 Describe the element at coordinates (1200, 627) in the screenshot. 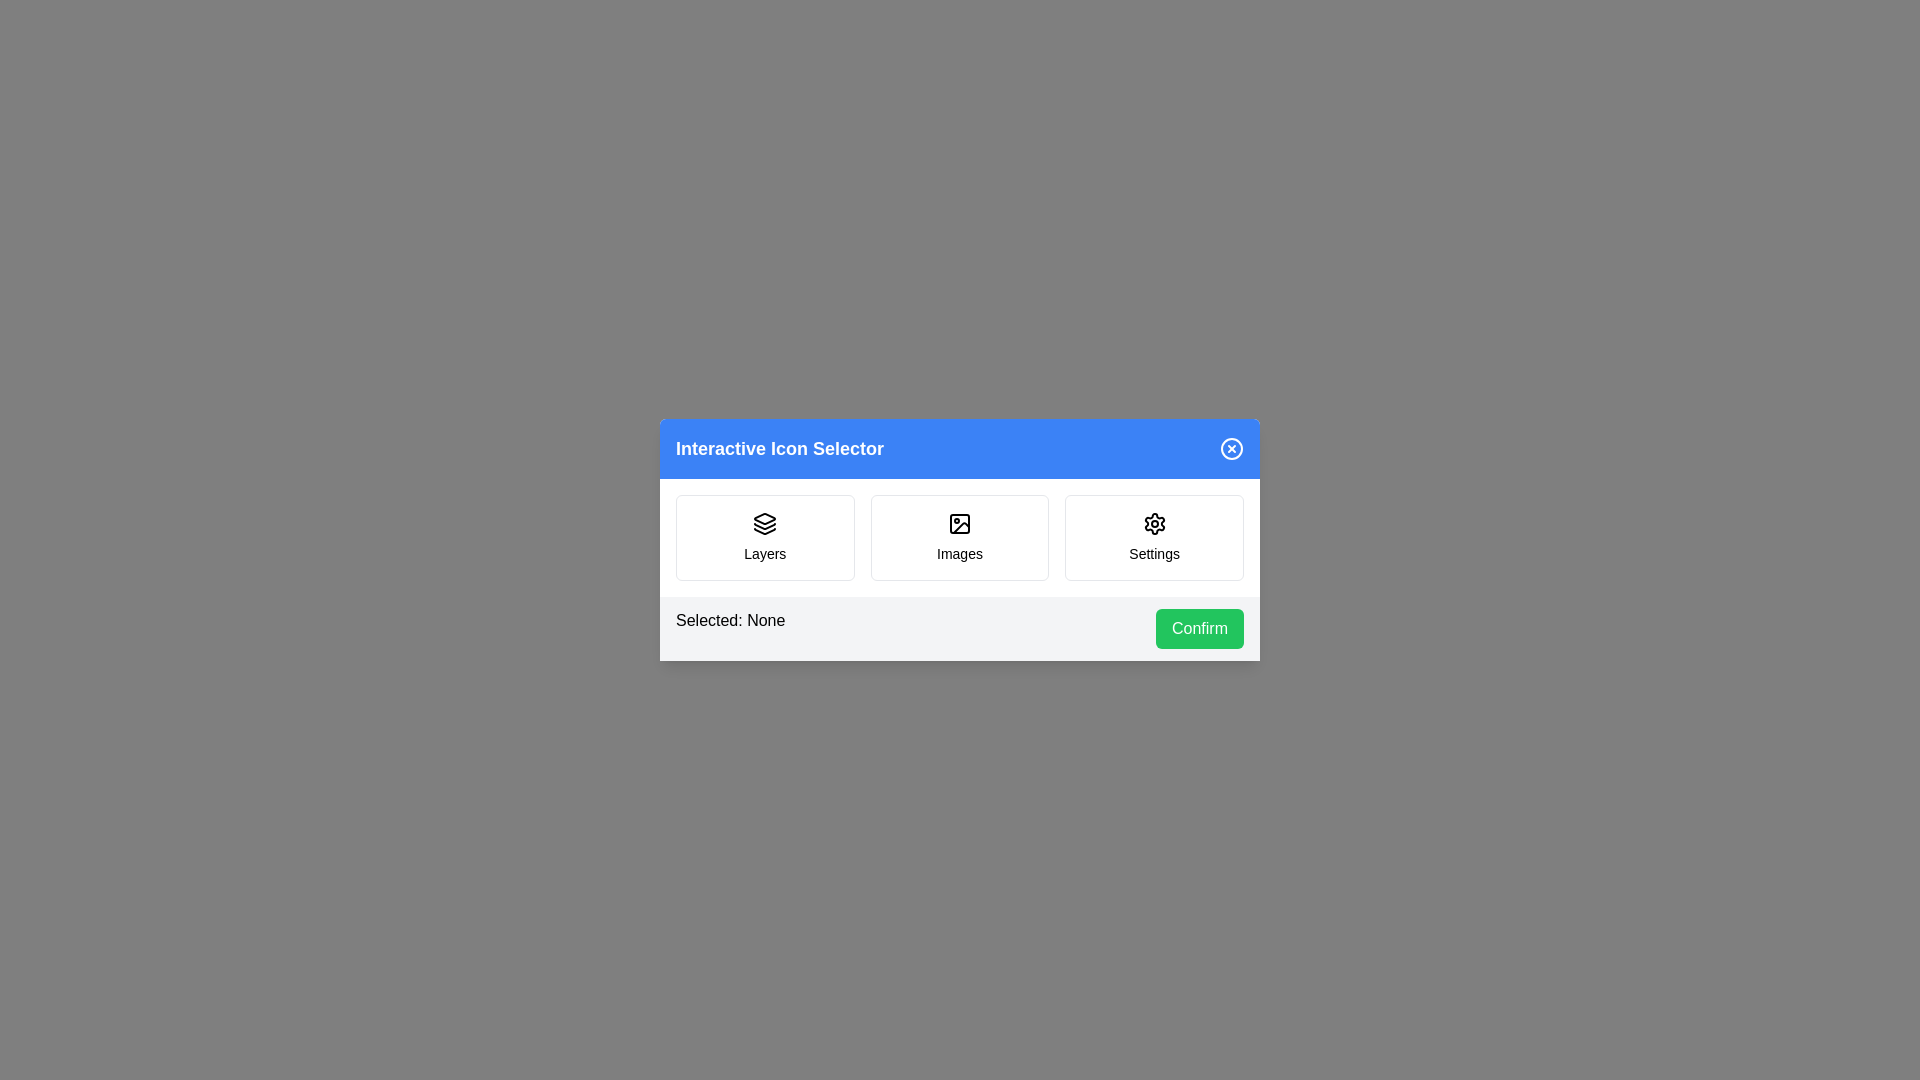

I see `the 'Confirm' button to confirm the selection` at that location.